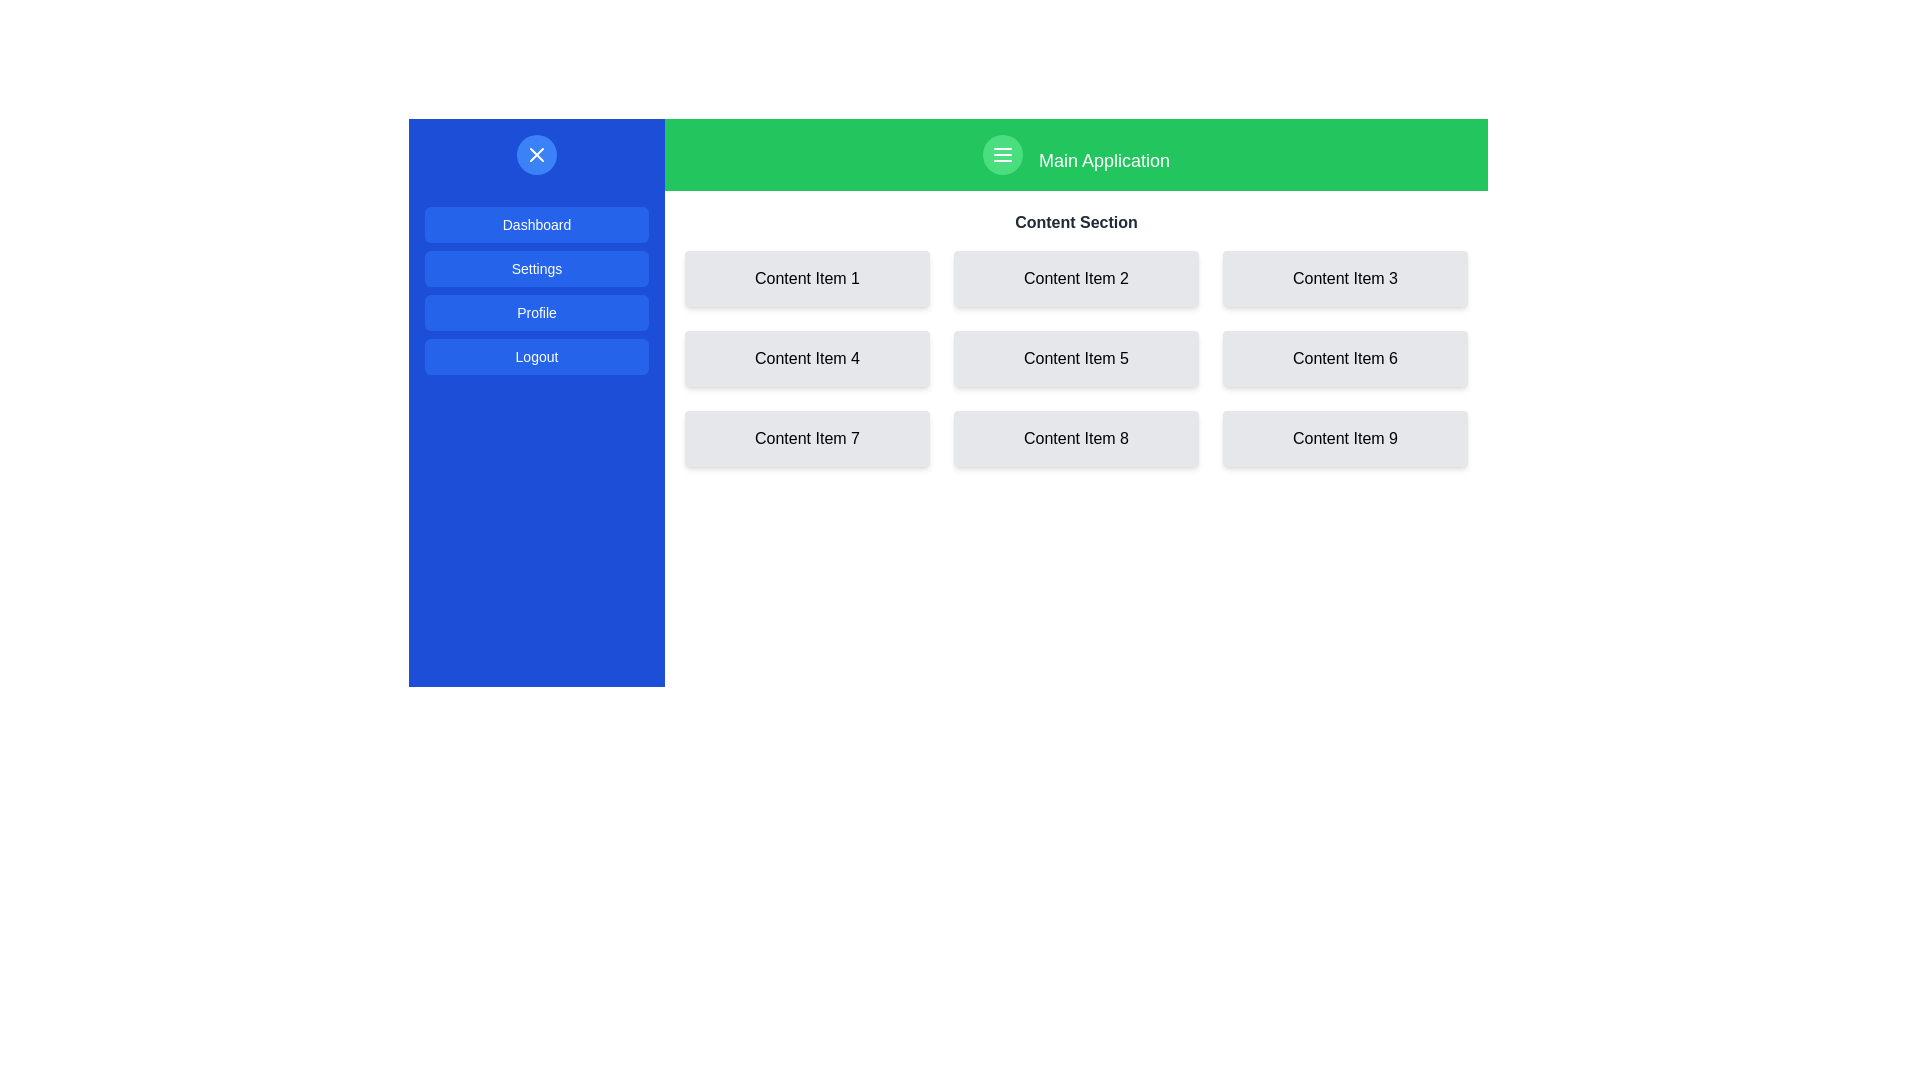 The height and width of the screenshot is (1080, 1920). I want to click on the green circular button with a menu icon located to the left of the 'Main Application' text in the green header, so click(1003, 153).